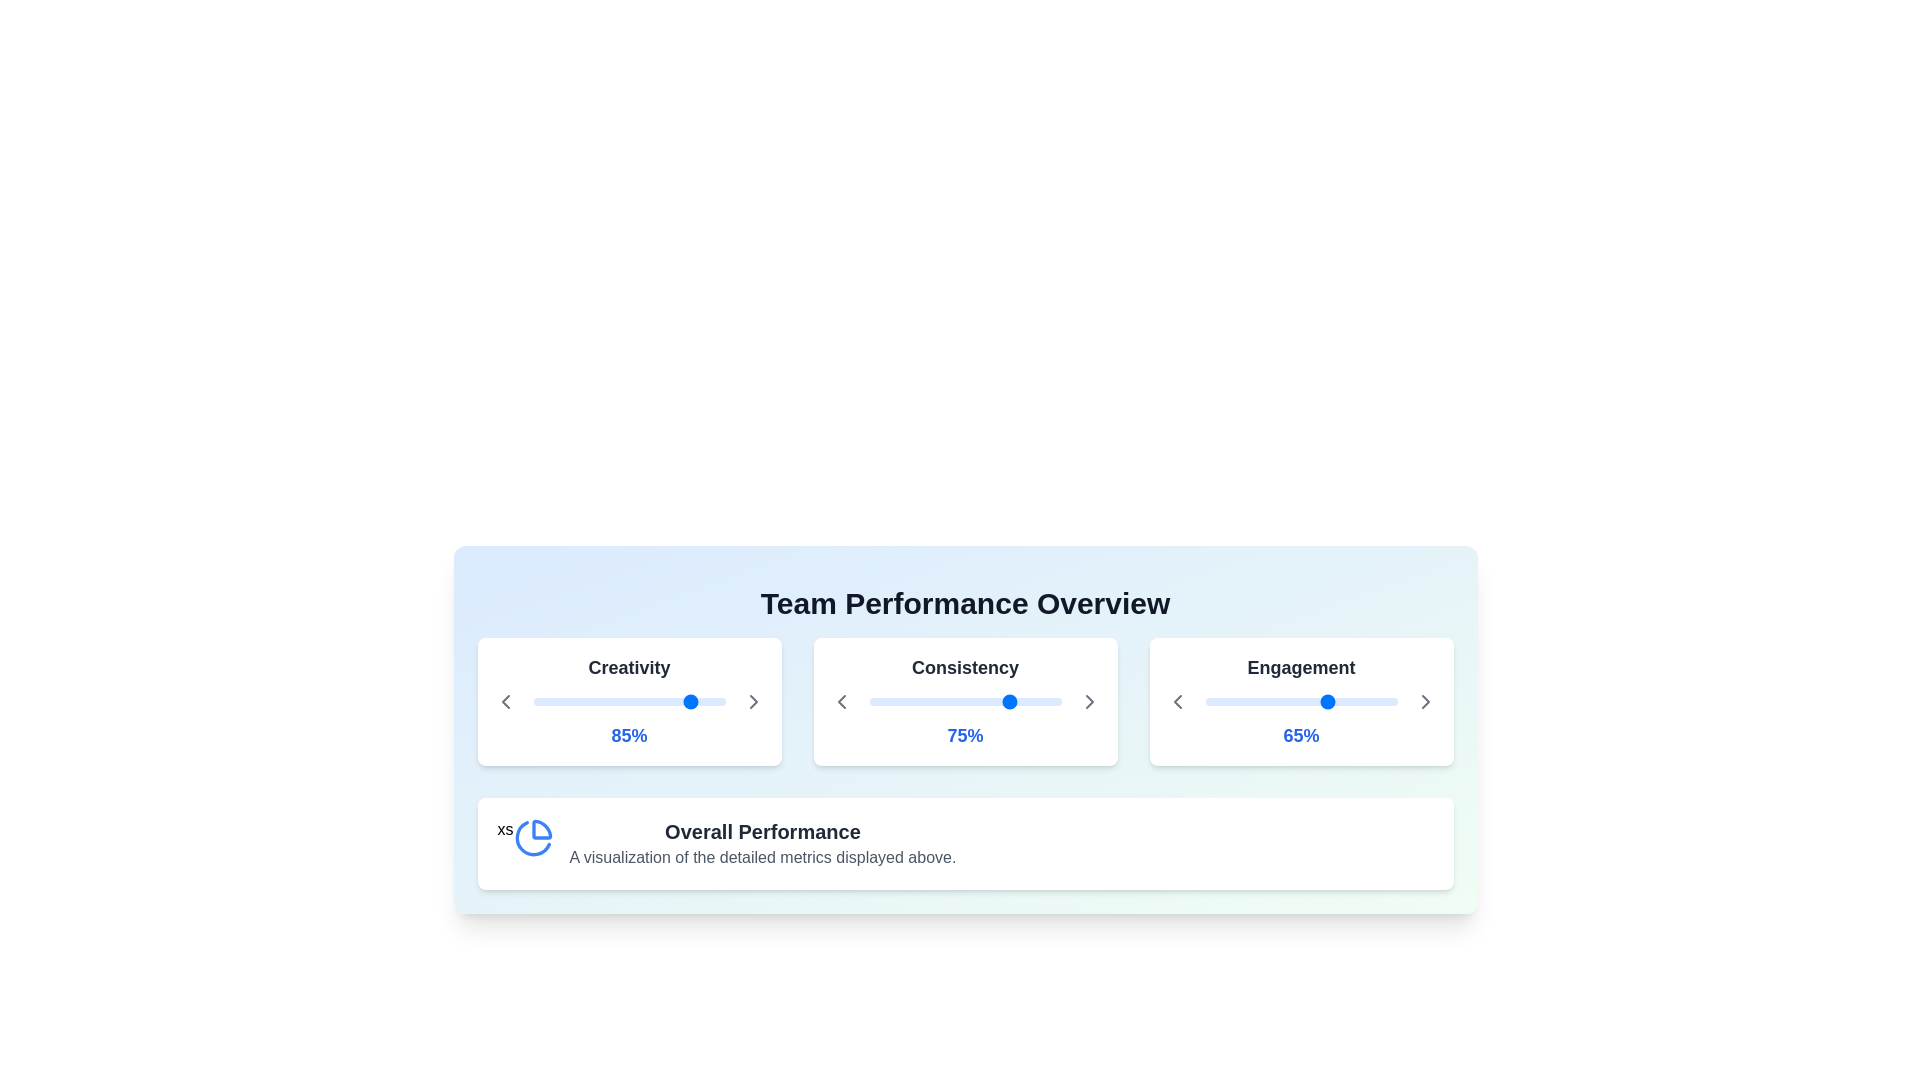  What do you see at coordinates (1359, 701) in the screenshot?
I see `engagement` at bounding box center [1359, 701].